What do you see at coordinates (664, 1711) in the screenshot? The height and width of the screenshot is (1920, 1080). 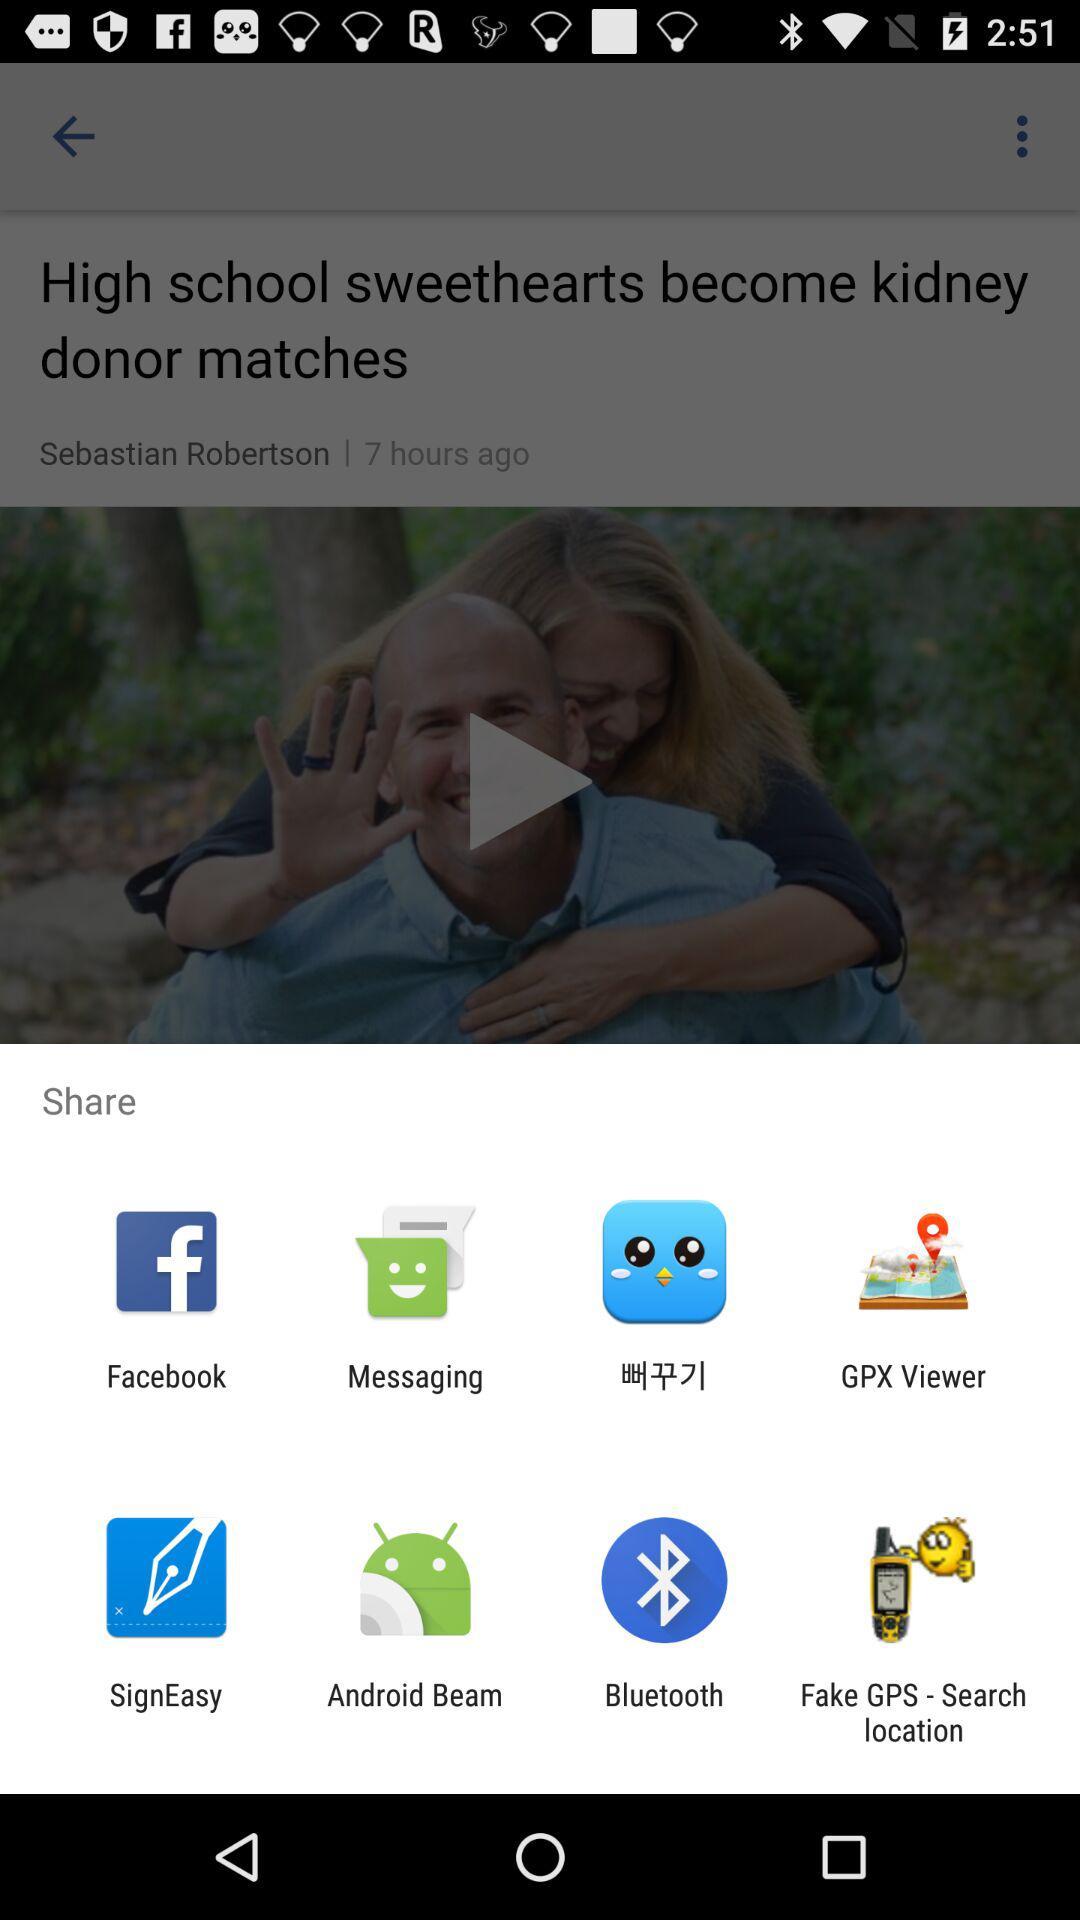 I see `the icon to the right of the android beam` at bounding box center [664, 1711].